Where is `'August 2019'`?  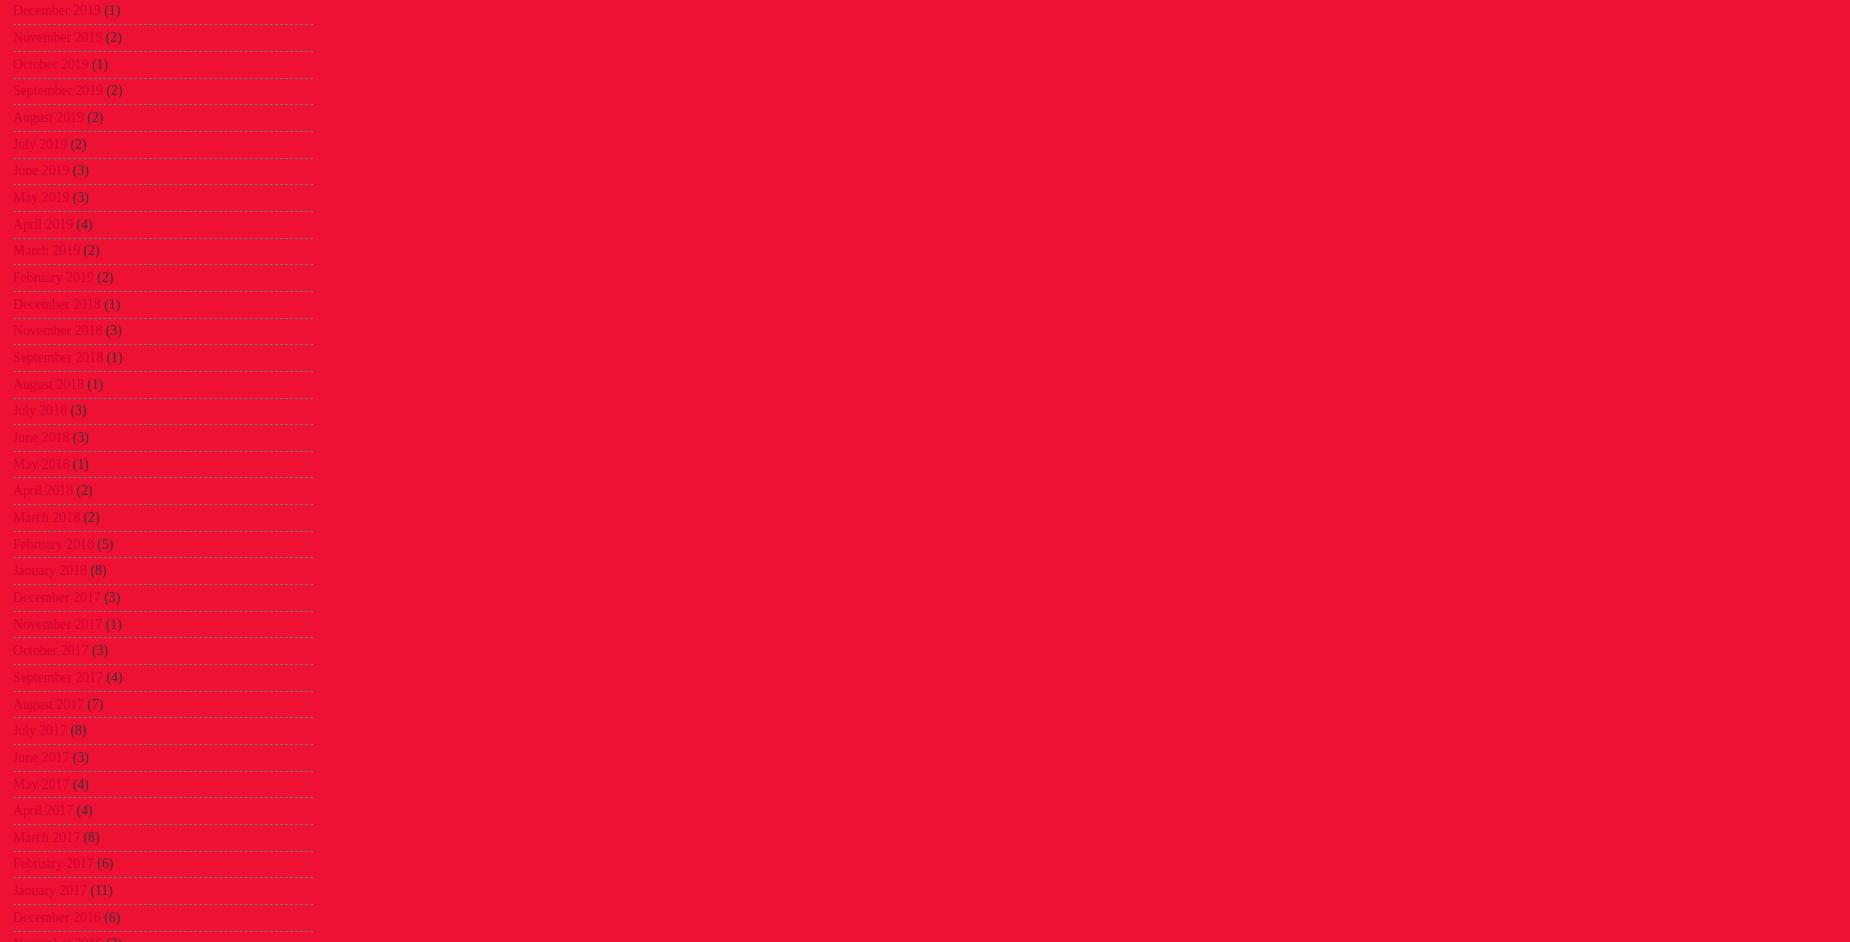
'August 2019' is located at coordinates (46, 117).